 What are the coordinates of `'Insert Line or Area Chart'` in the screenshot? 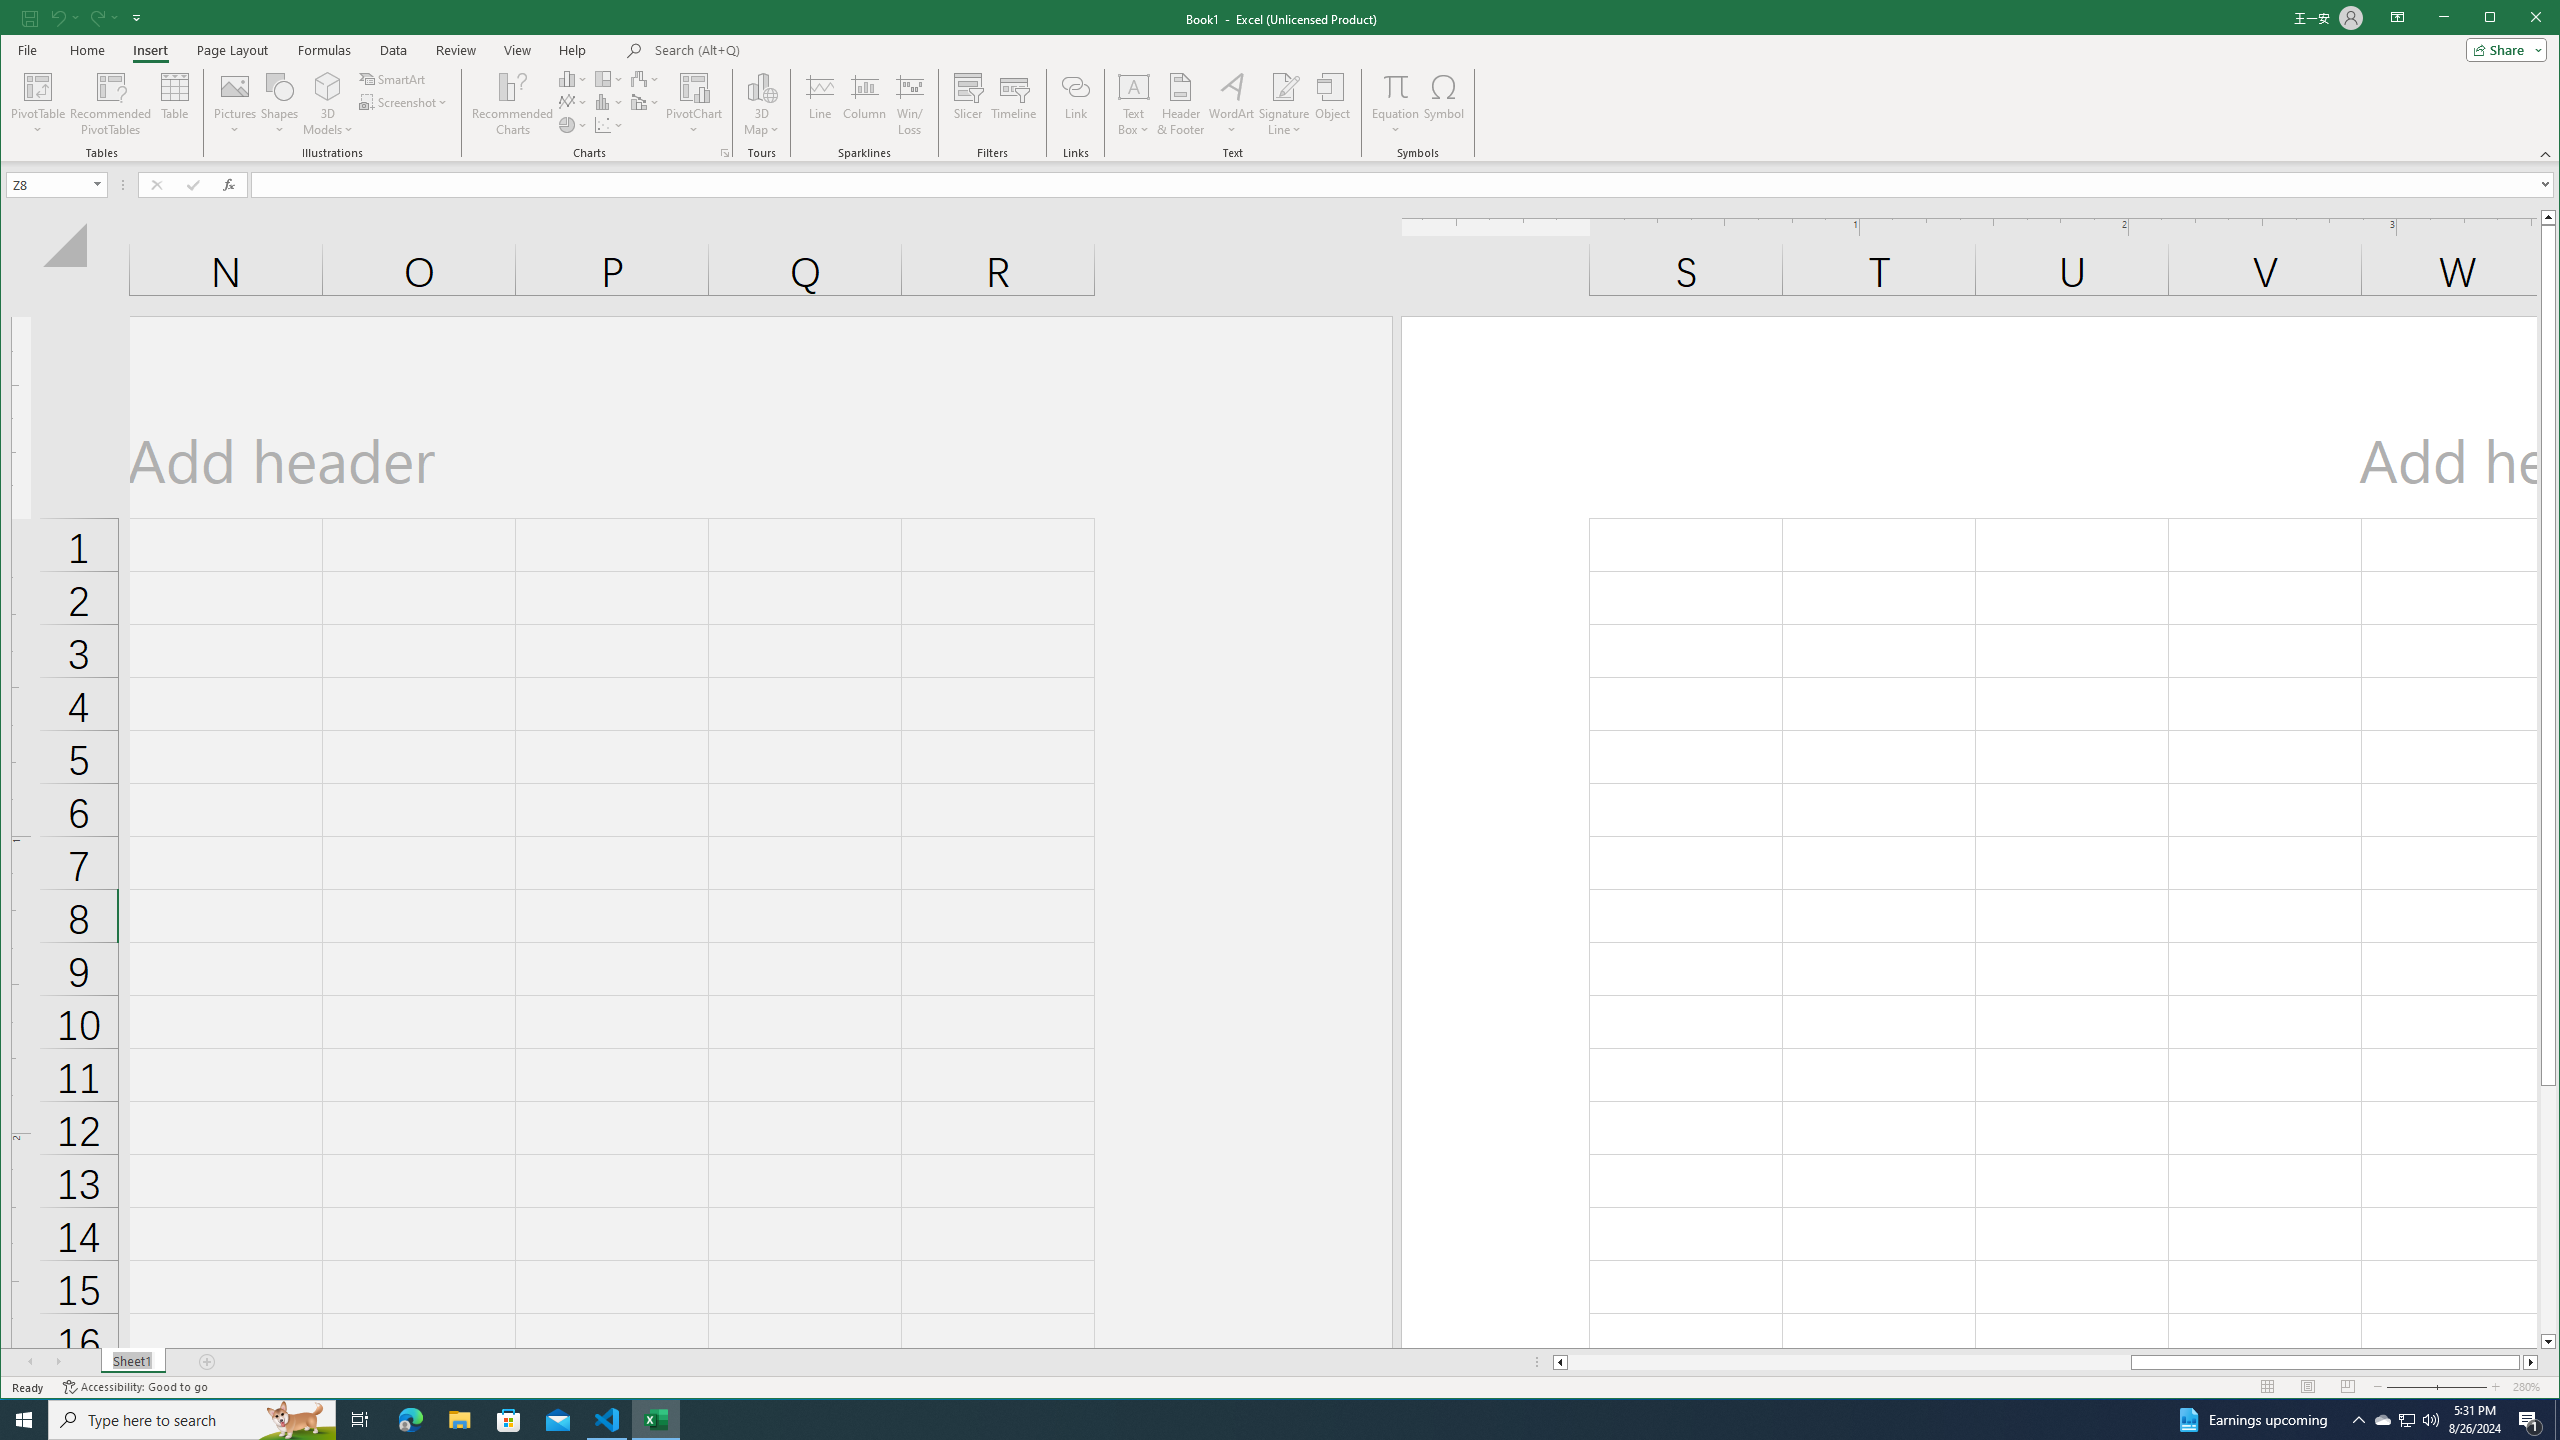 It's located at (572, 102).